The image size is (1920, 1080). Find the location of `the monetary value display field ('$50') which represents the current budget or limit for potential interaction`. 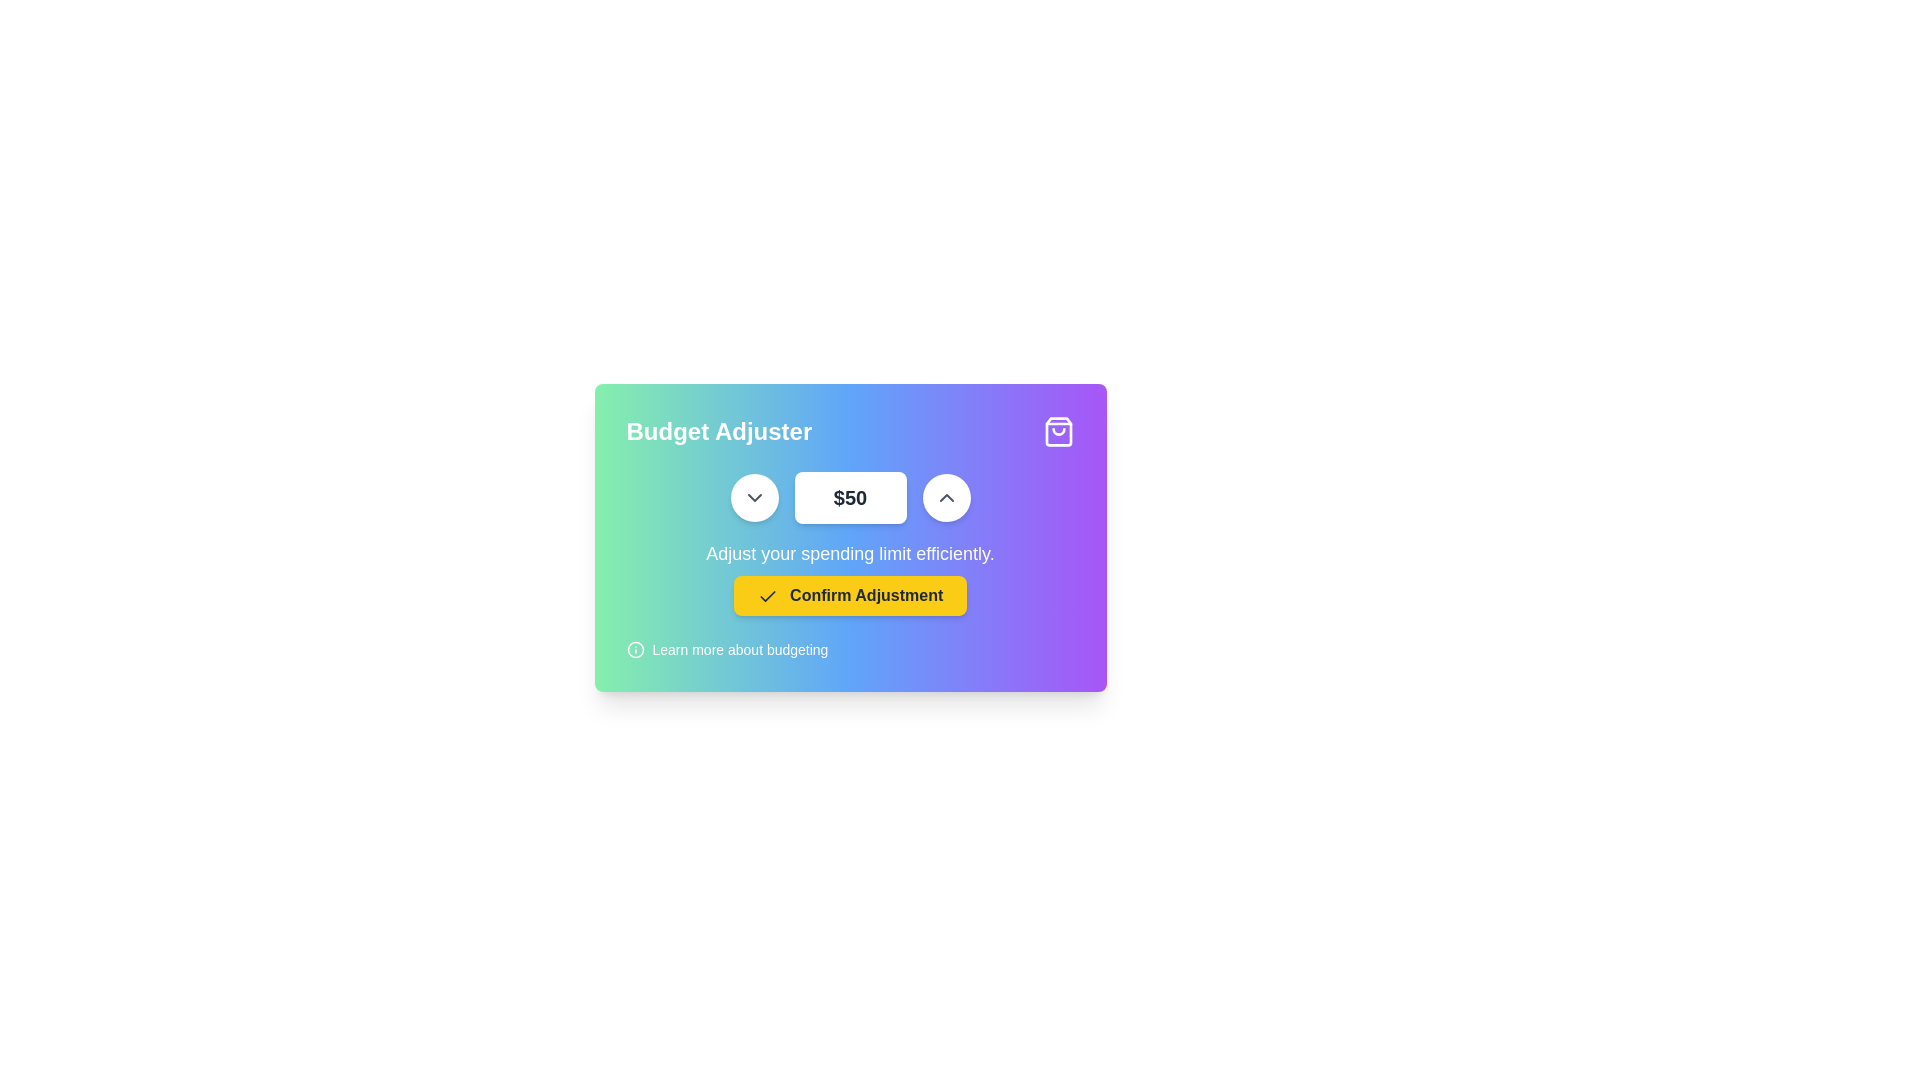

the monetary value display field ('$50') which represents the current budget or limit for potential interaction is located at coordinates (850, 496).